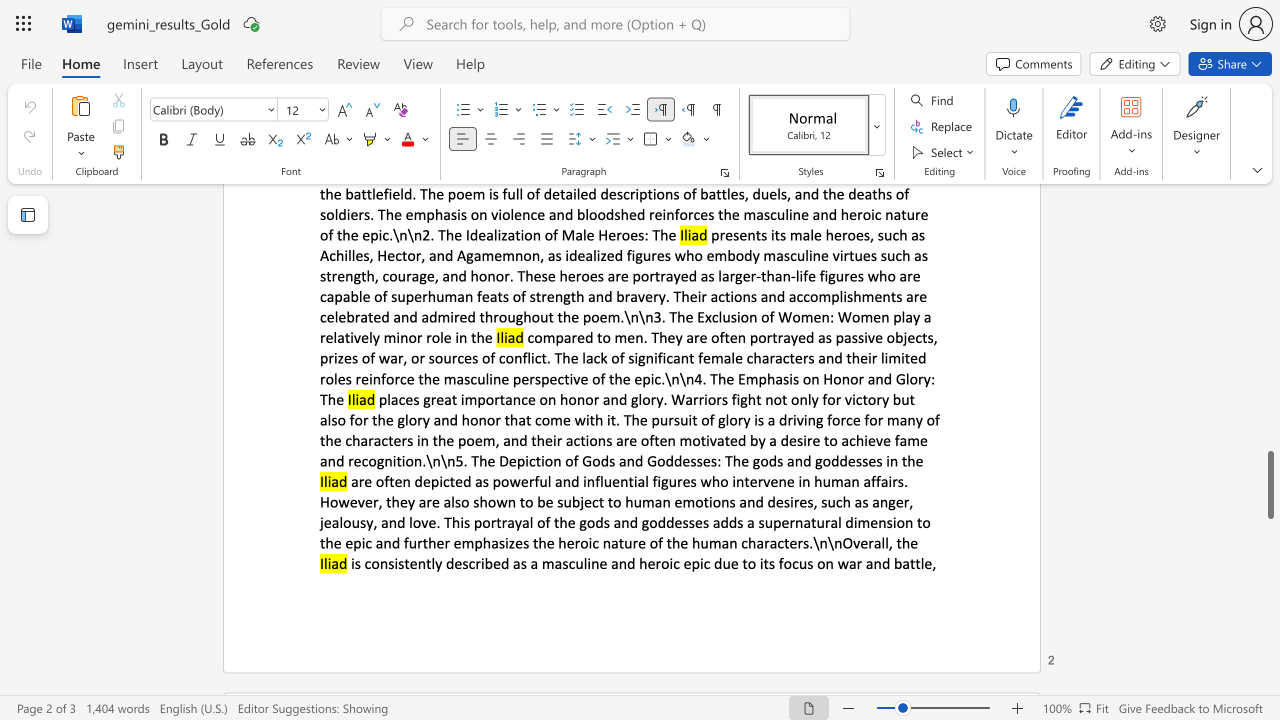 Image resolution: width=1280 pixels, height=720 pixels. I want to click on the scrollbar on the right to move the page upward, so click(1269, 360).